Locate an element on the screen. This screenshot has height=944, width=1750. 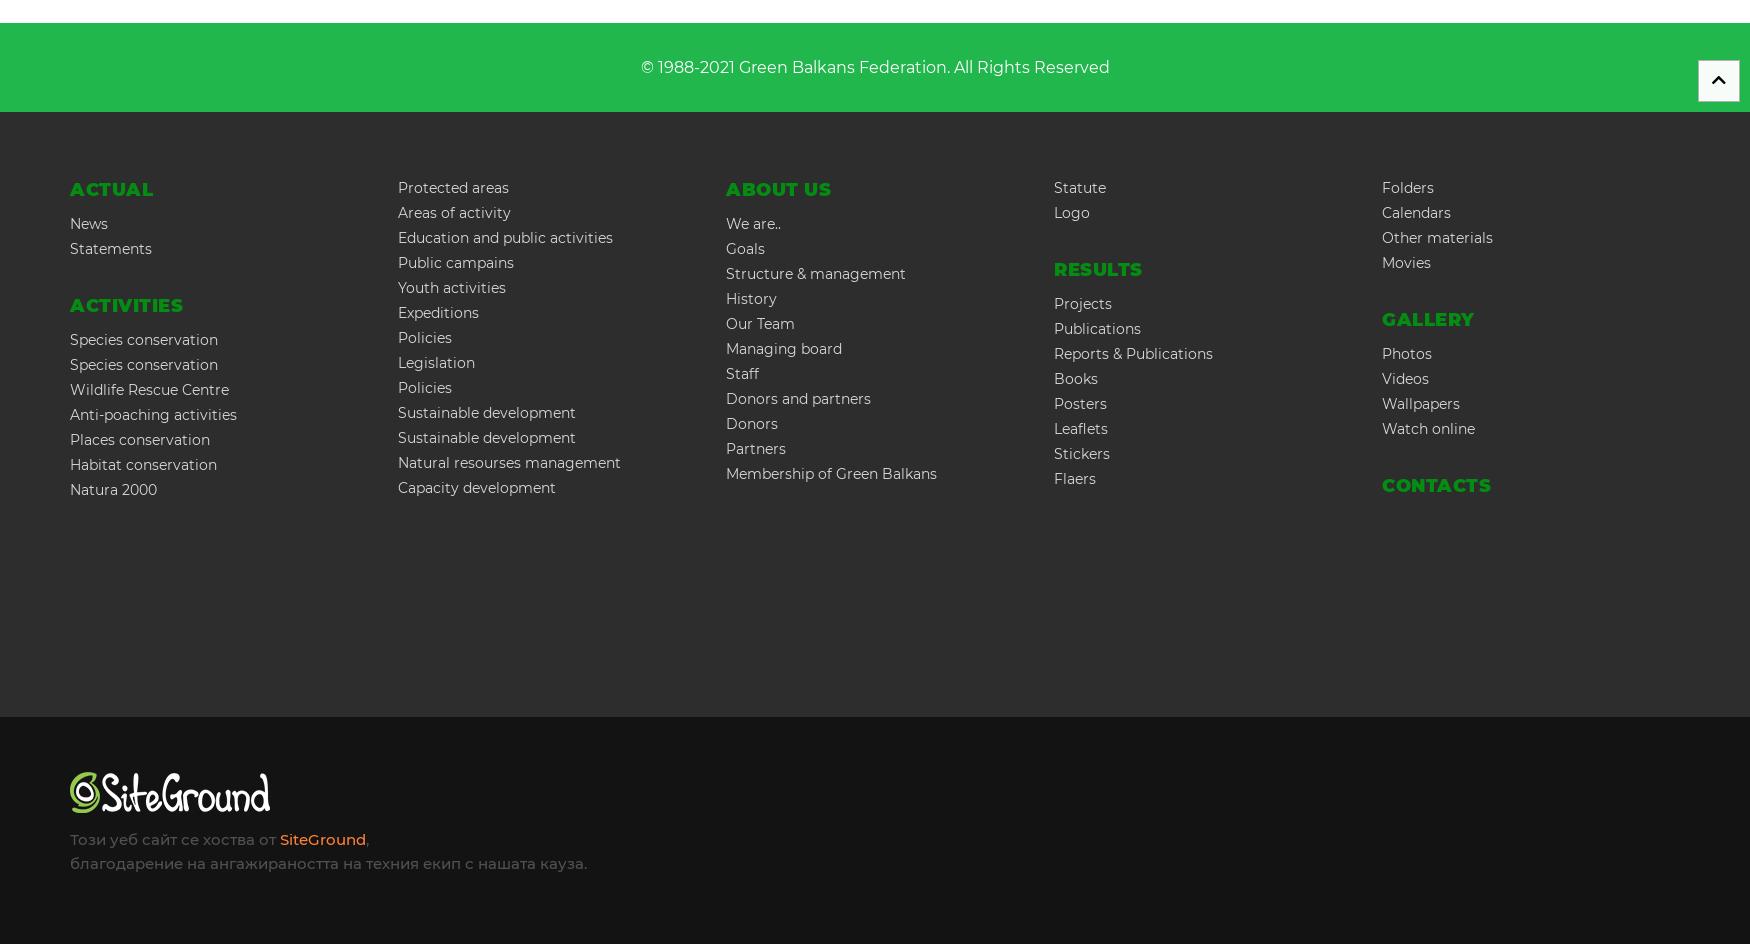
'Statements' is located at coordinates (70, 249).